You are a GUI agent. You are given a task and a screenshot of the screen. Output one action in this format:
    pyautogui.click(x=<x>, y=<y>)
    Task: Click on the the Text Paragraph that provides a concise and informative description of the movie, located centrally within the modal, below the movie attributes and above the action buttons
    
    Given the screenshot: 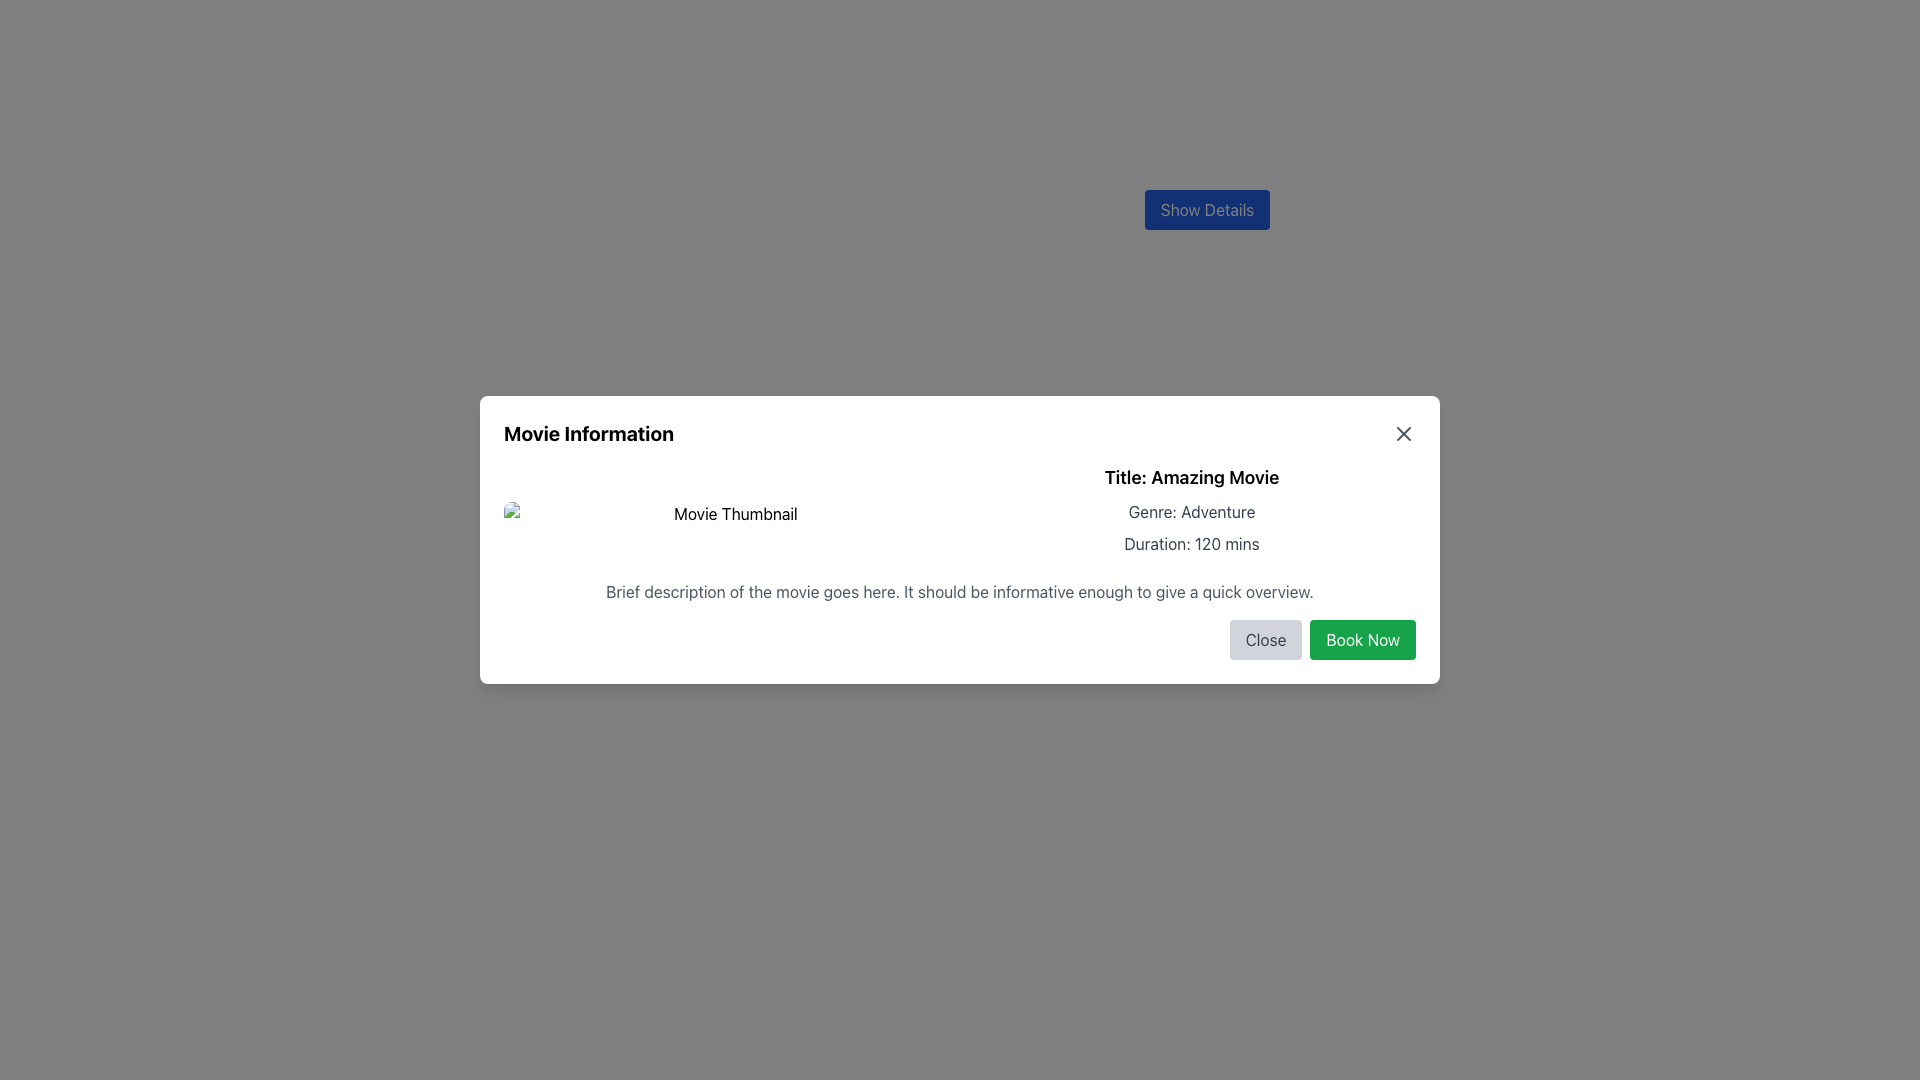 What is the action you would take?
    pyautogui.click(x=960, y=590)
    